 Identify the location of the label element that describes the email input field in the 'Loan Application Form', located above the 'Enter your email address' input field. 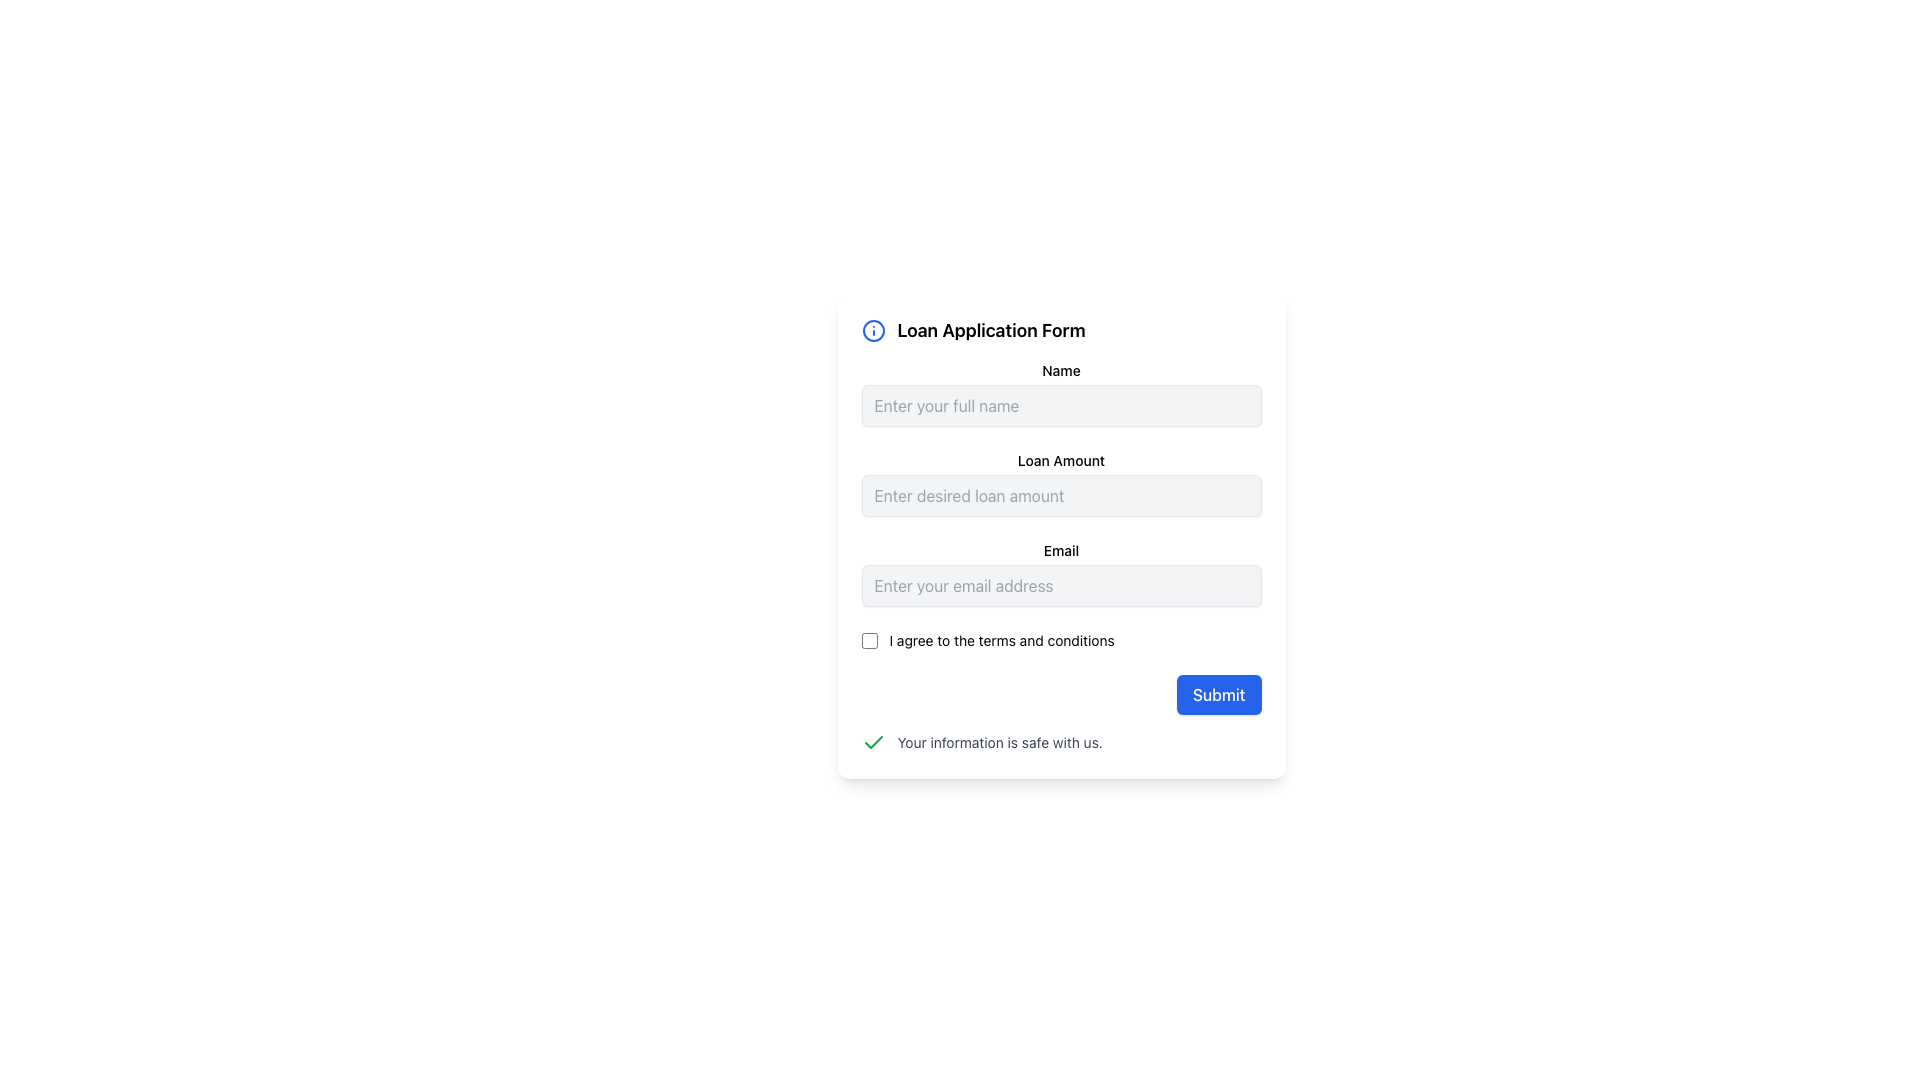
(1060, 551).